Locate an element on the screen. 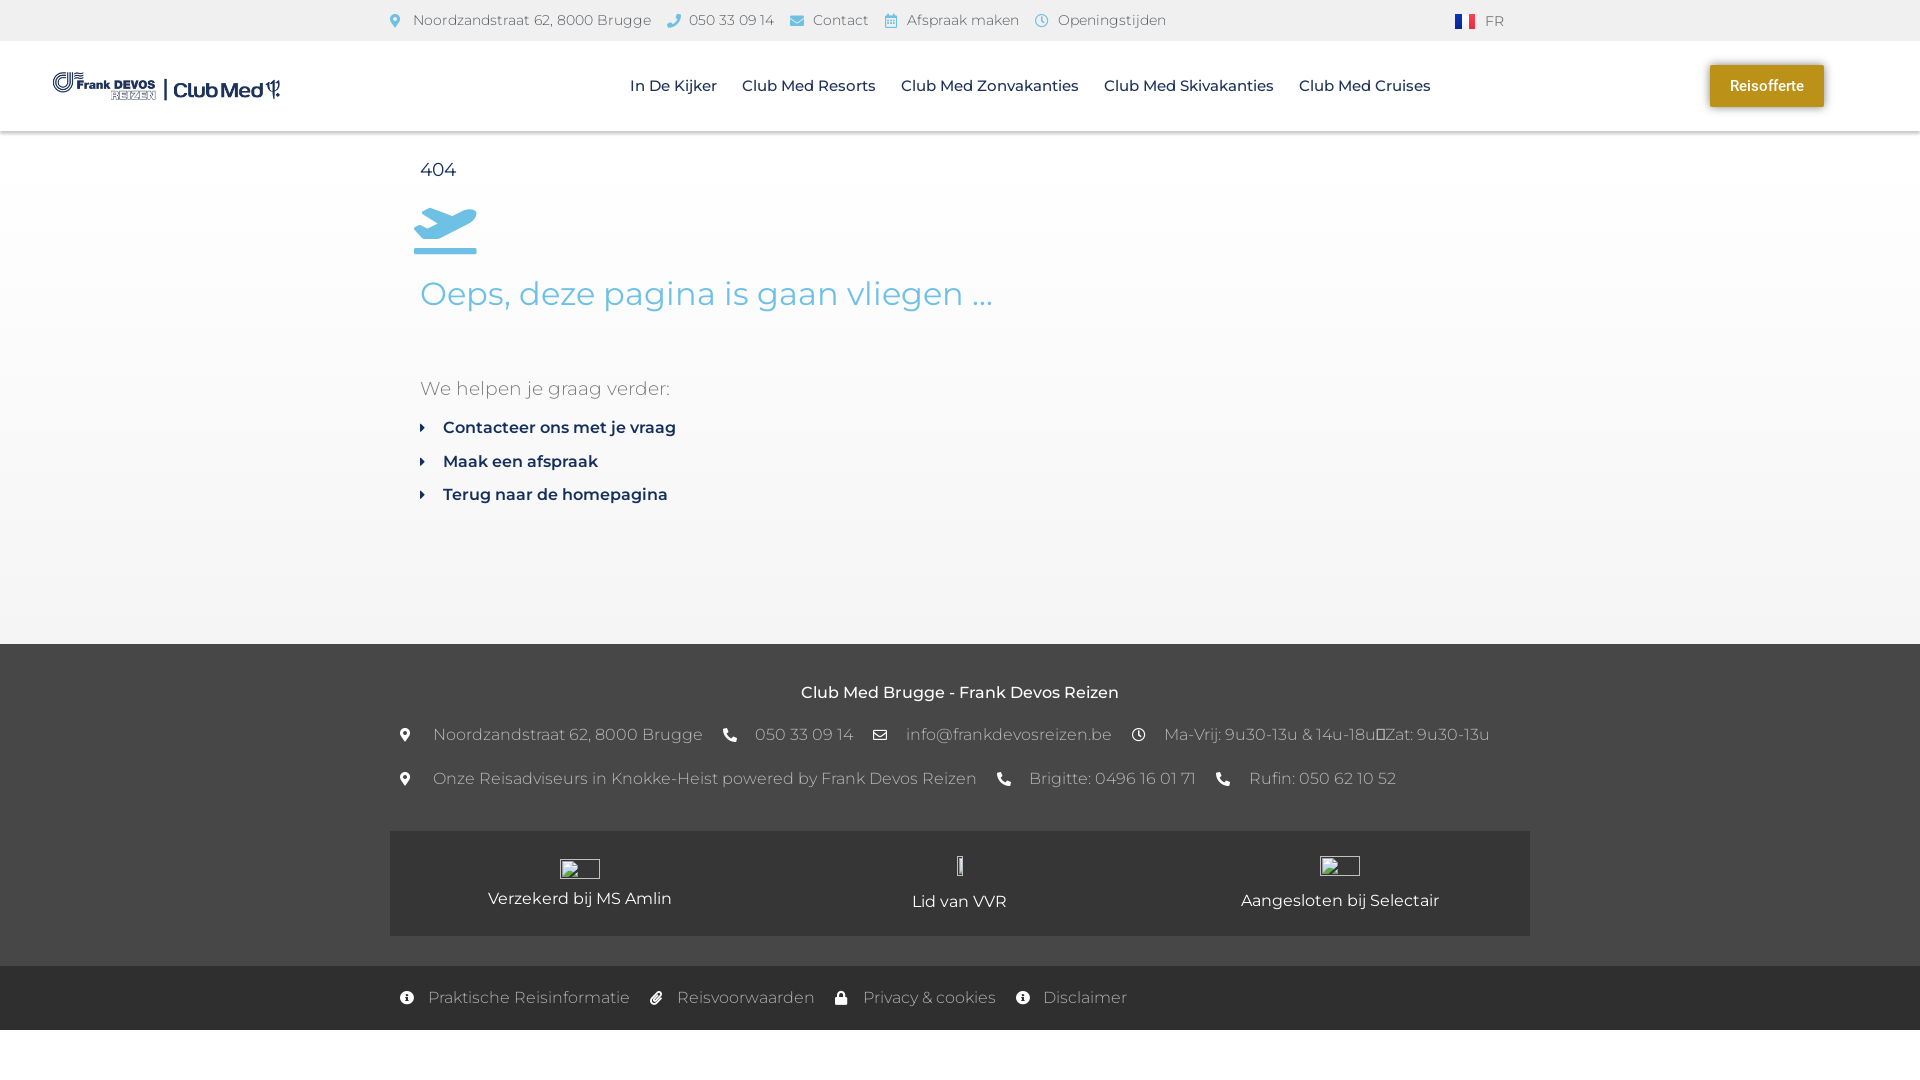 This screenshot has height=1080, width=1920. 'Club Med Skivakanties' is located at coordinates (1103, 84).